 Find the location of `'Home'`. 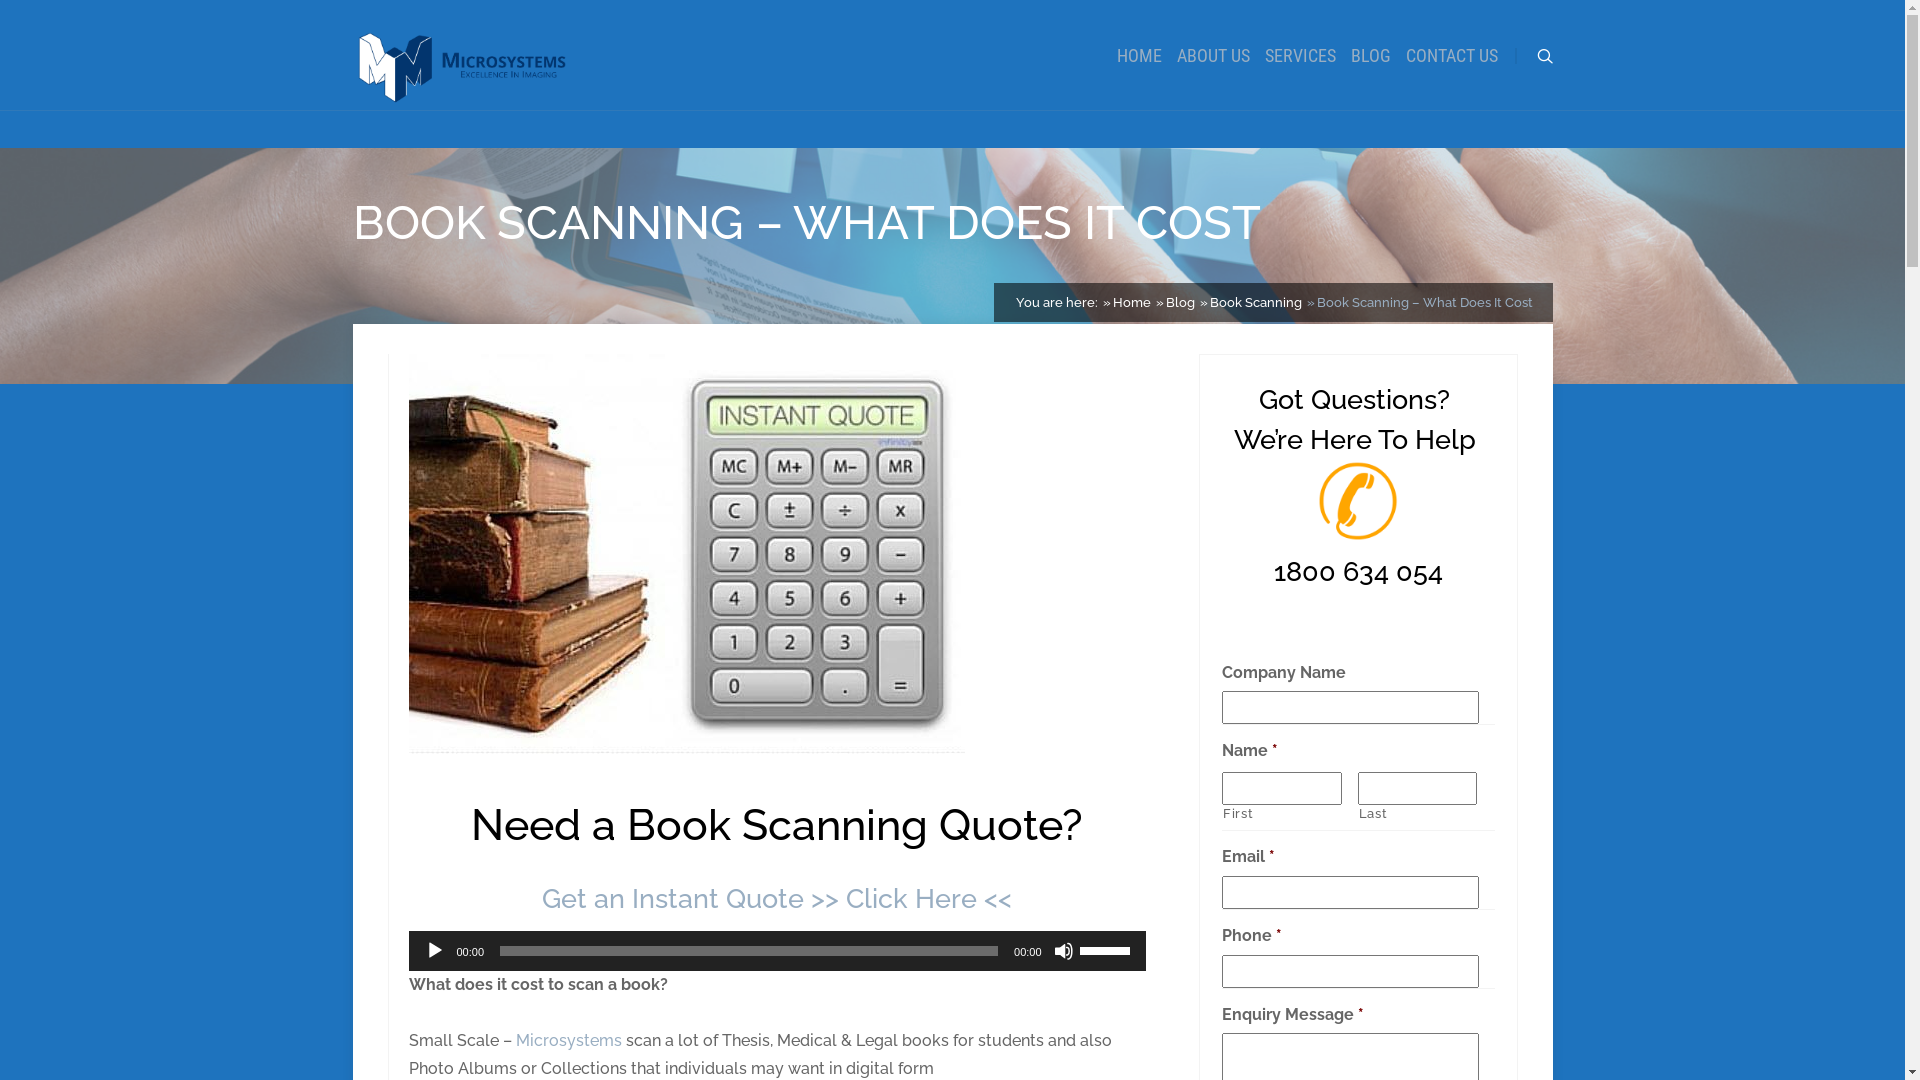

'Home' is located at coordinates (1131, 301).